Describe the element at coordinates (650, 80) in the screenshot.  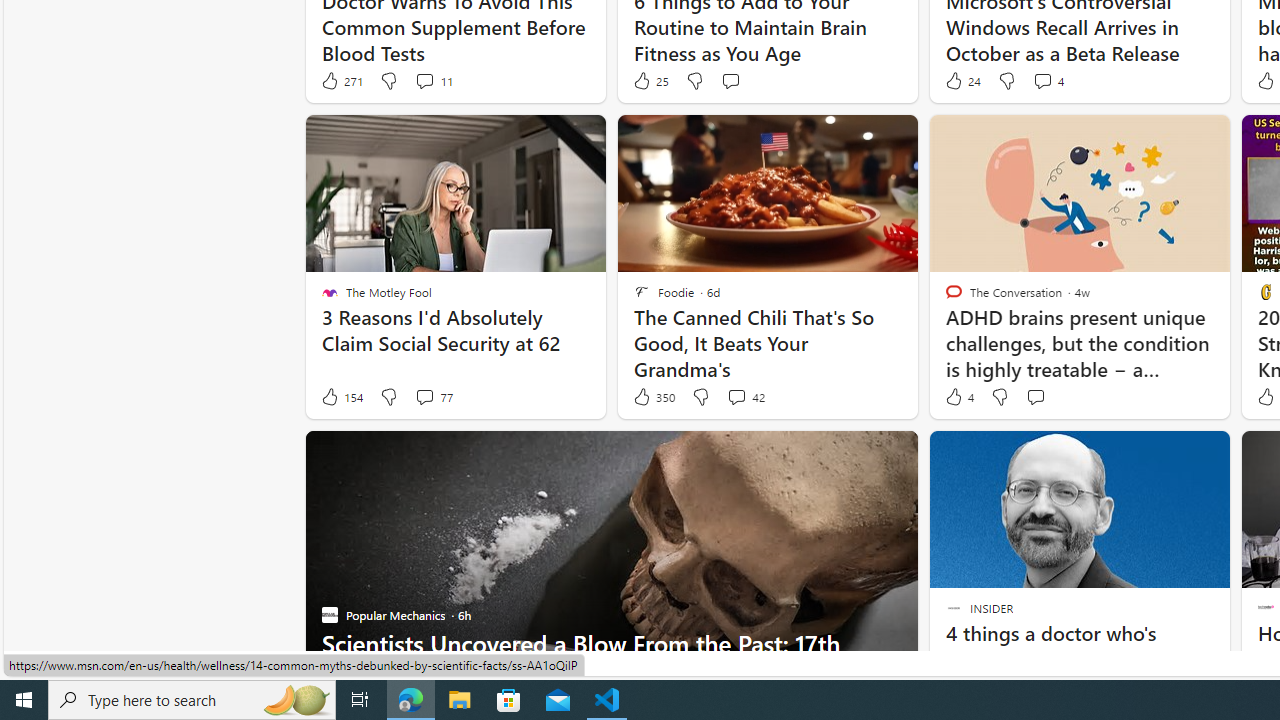
I see `'25 Like'` at that location.